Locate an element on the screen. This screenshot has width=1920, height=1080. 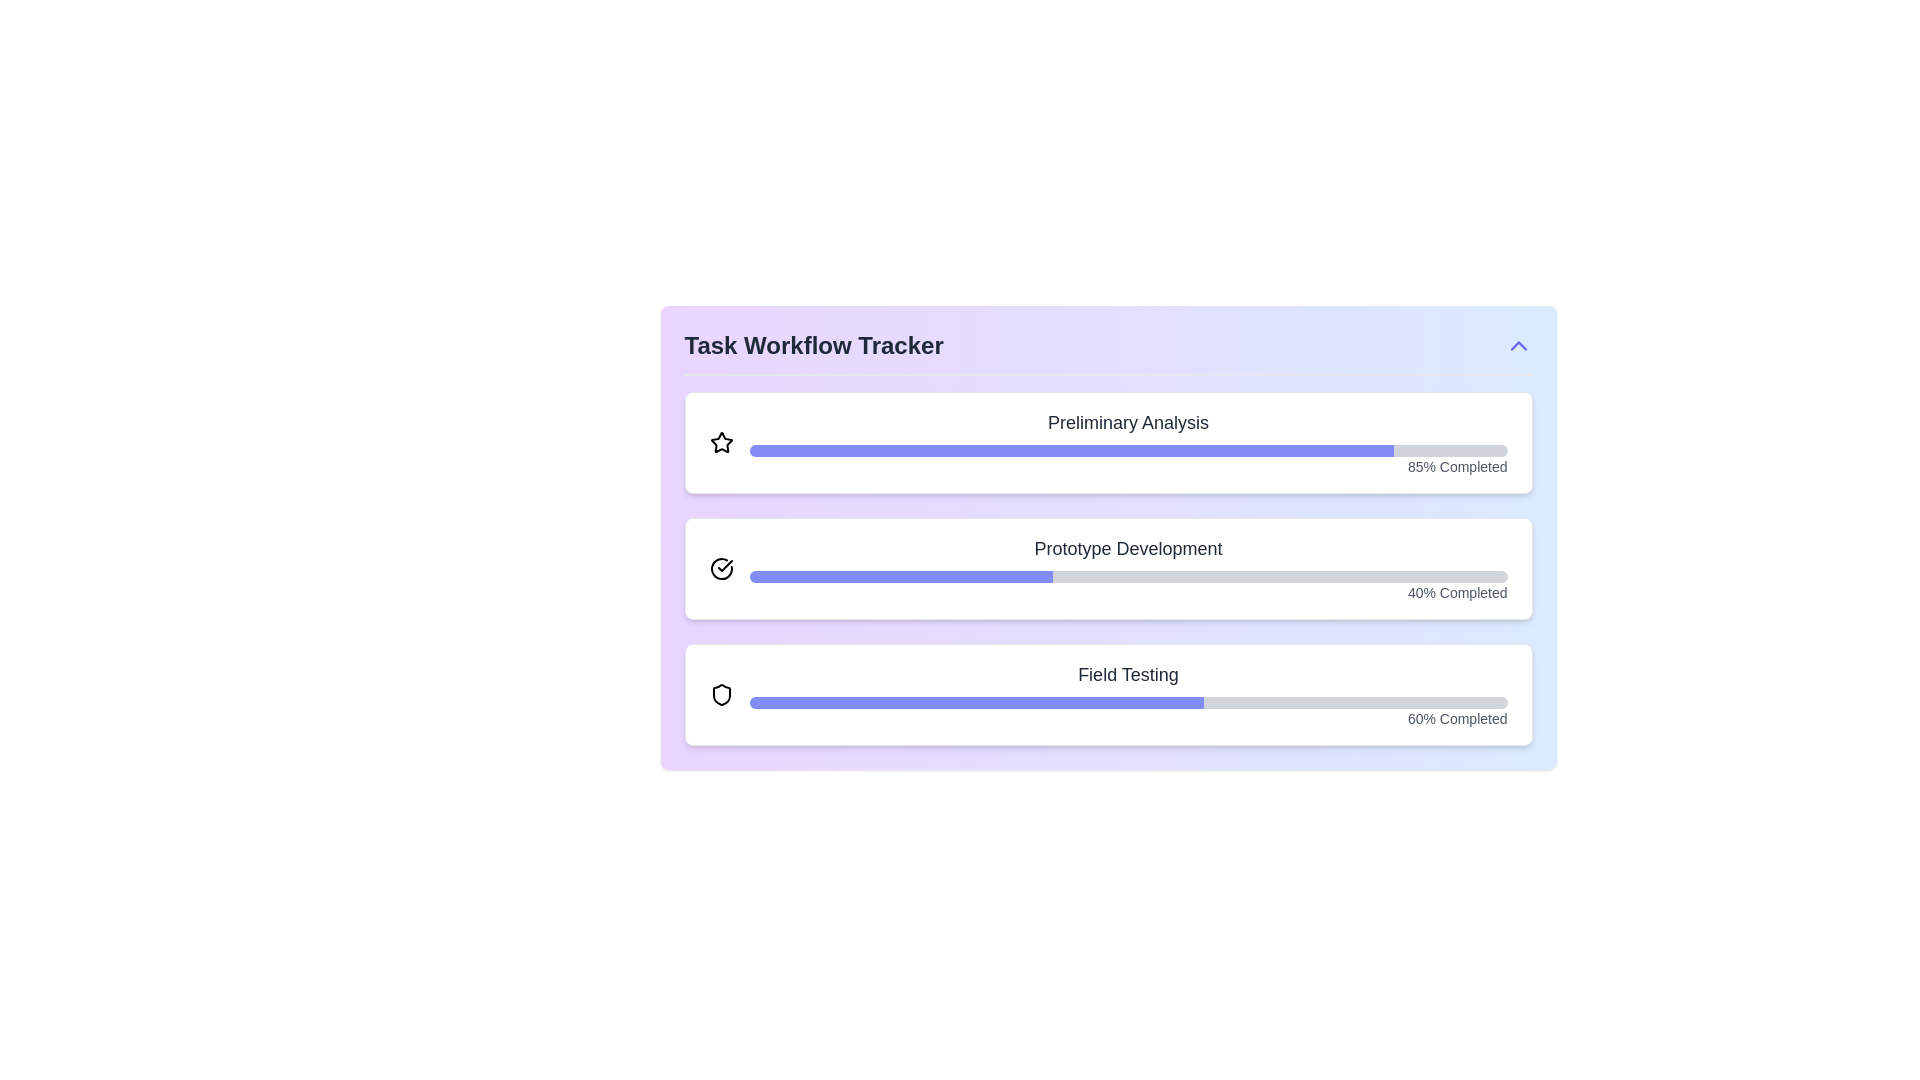
blue filled portion of the progress bar located below the text 'Preliminary Analysis', indicating 85% progress is located at coordinates (1070, 451).